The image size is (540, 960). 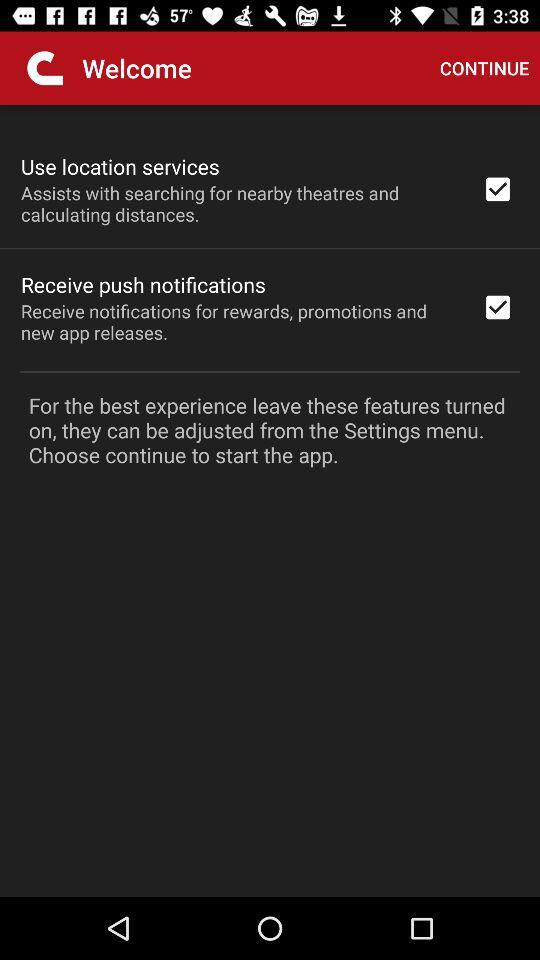 I want to click on use location services, so click(x=120, y=165).